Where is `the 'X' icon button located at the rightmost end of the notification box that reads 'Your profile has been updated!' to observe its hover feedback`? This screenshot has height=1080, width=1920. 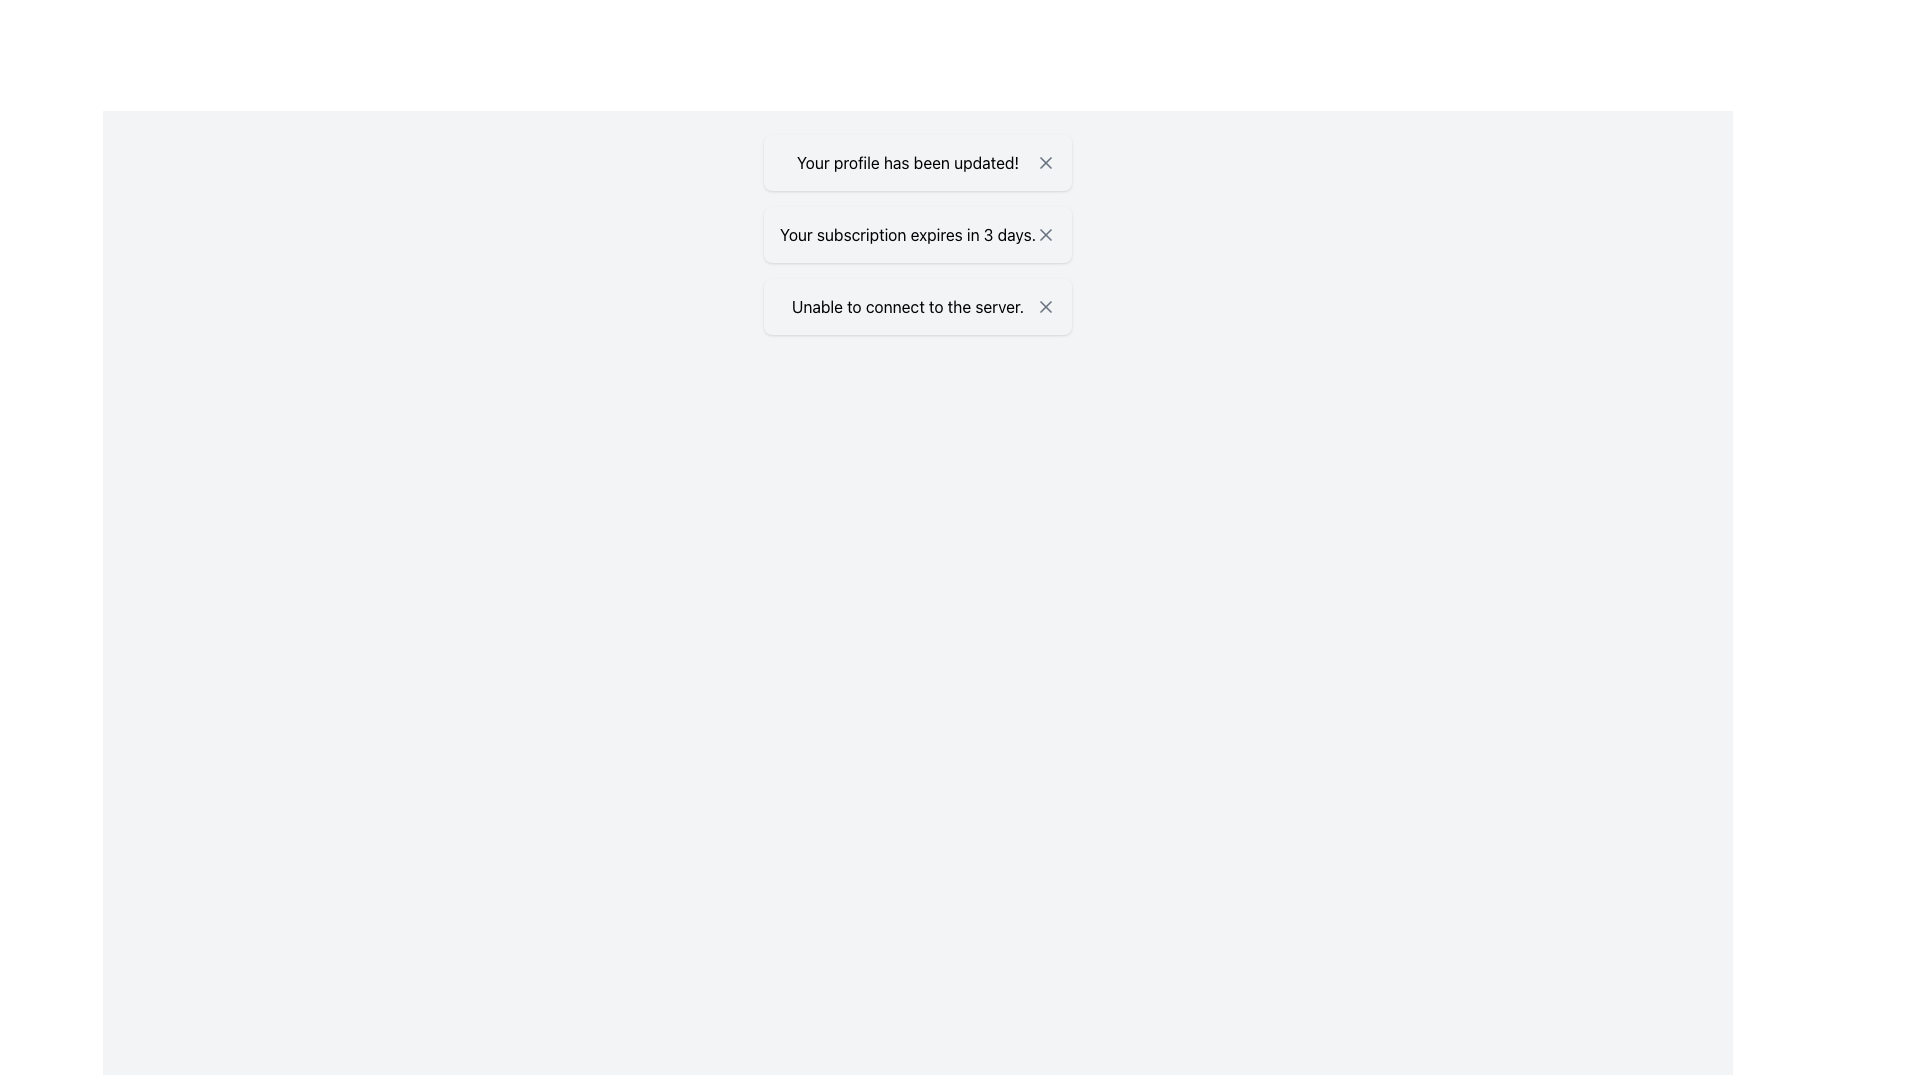 the 'X' icon button located at the rightmost end of the notification box that reads 'Your profile has been updated!' to observe its hover feedback is located at coordinates (1045, 161).